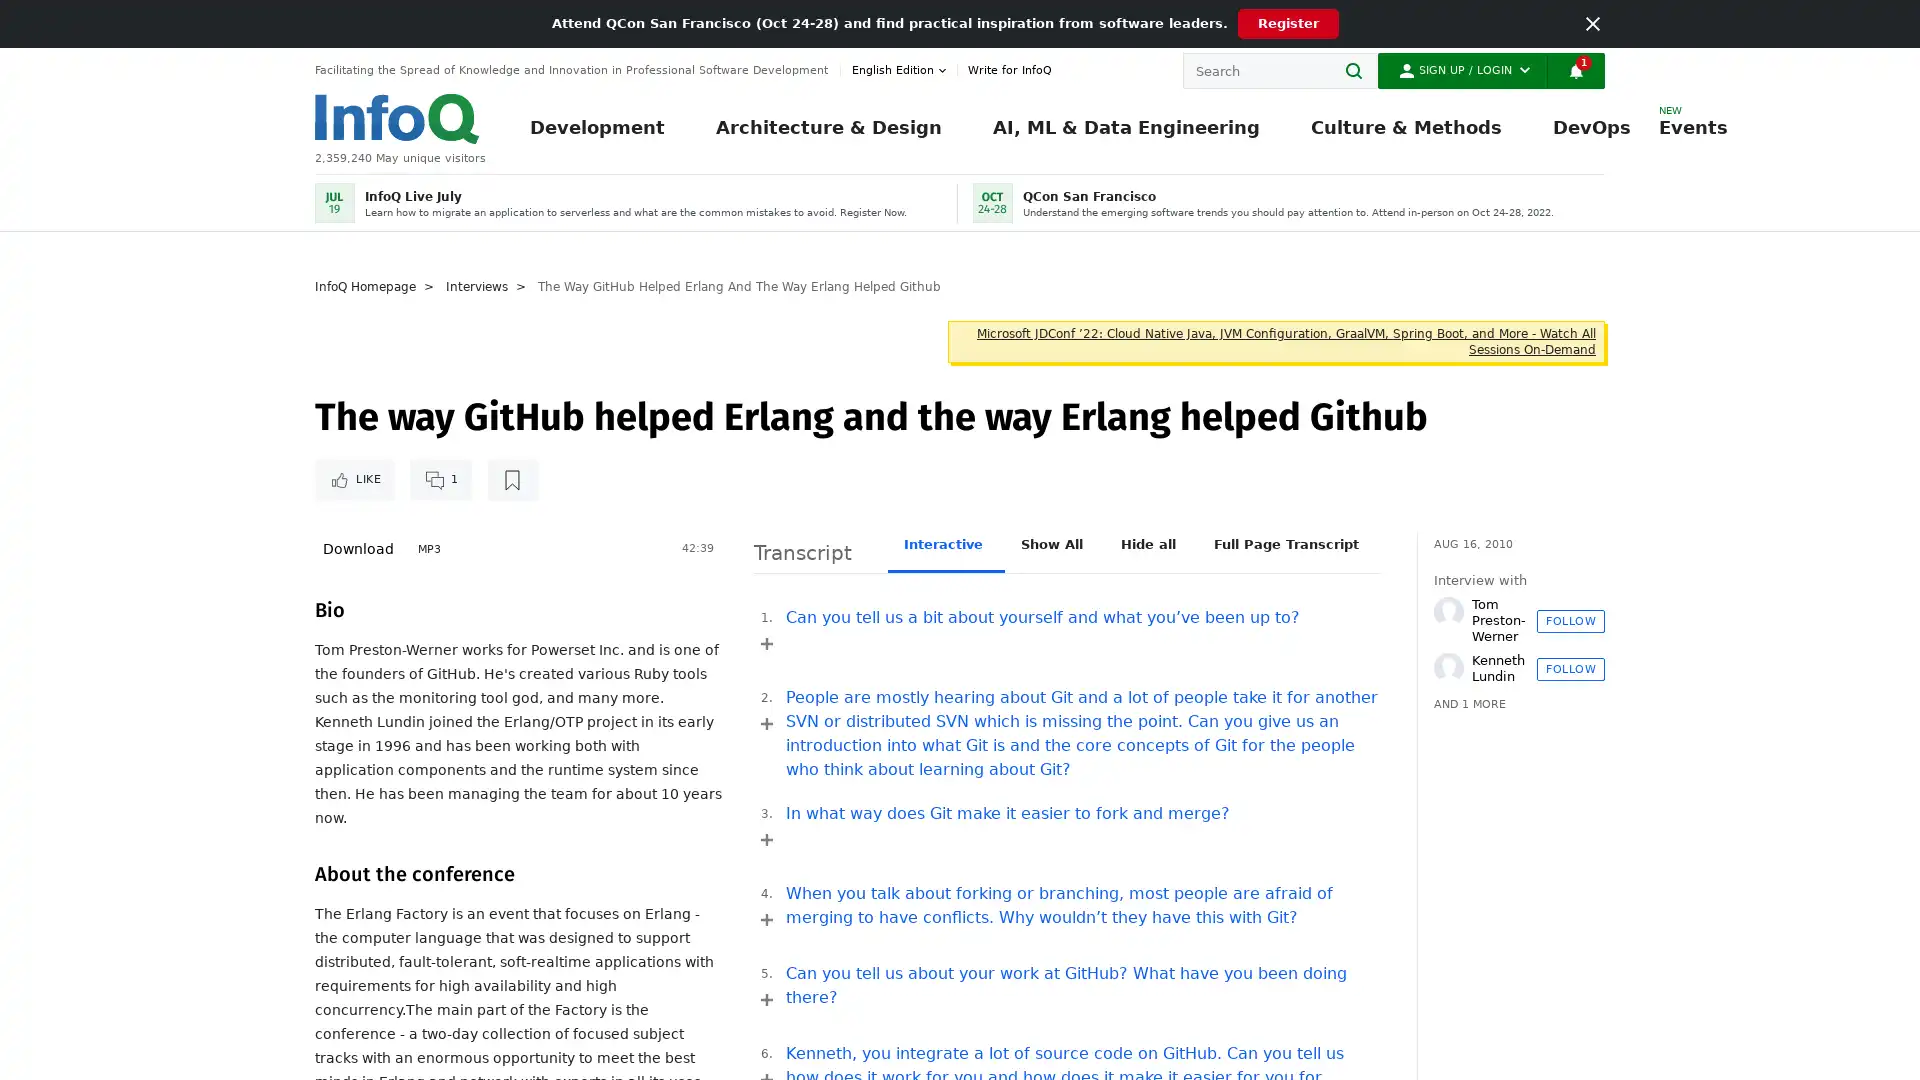 This screenshot has width=1920, height=1080. What do you see at coordinates (901, 69) in the screenshot?
I see `English edition` at bounding box center [901, 69].